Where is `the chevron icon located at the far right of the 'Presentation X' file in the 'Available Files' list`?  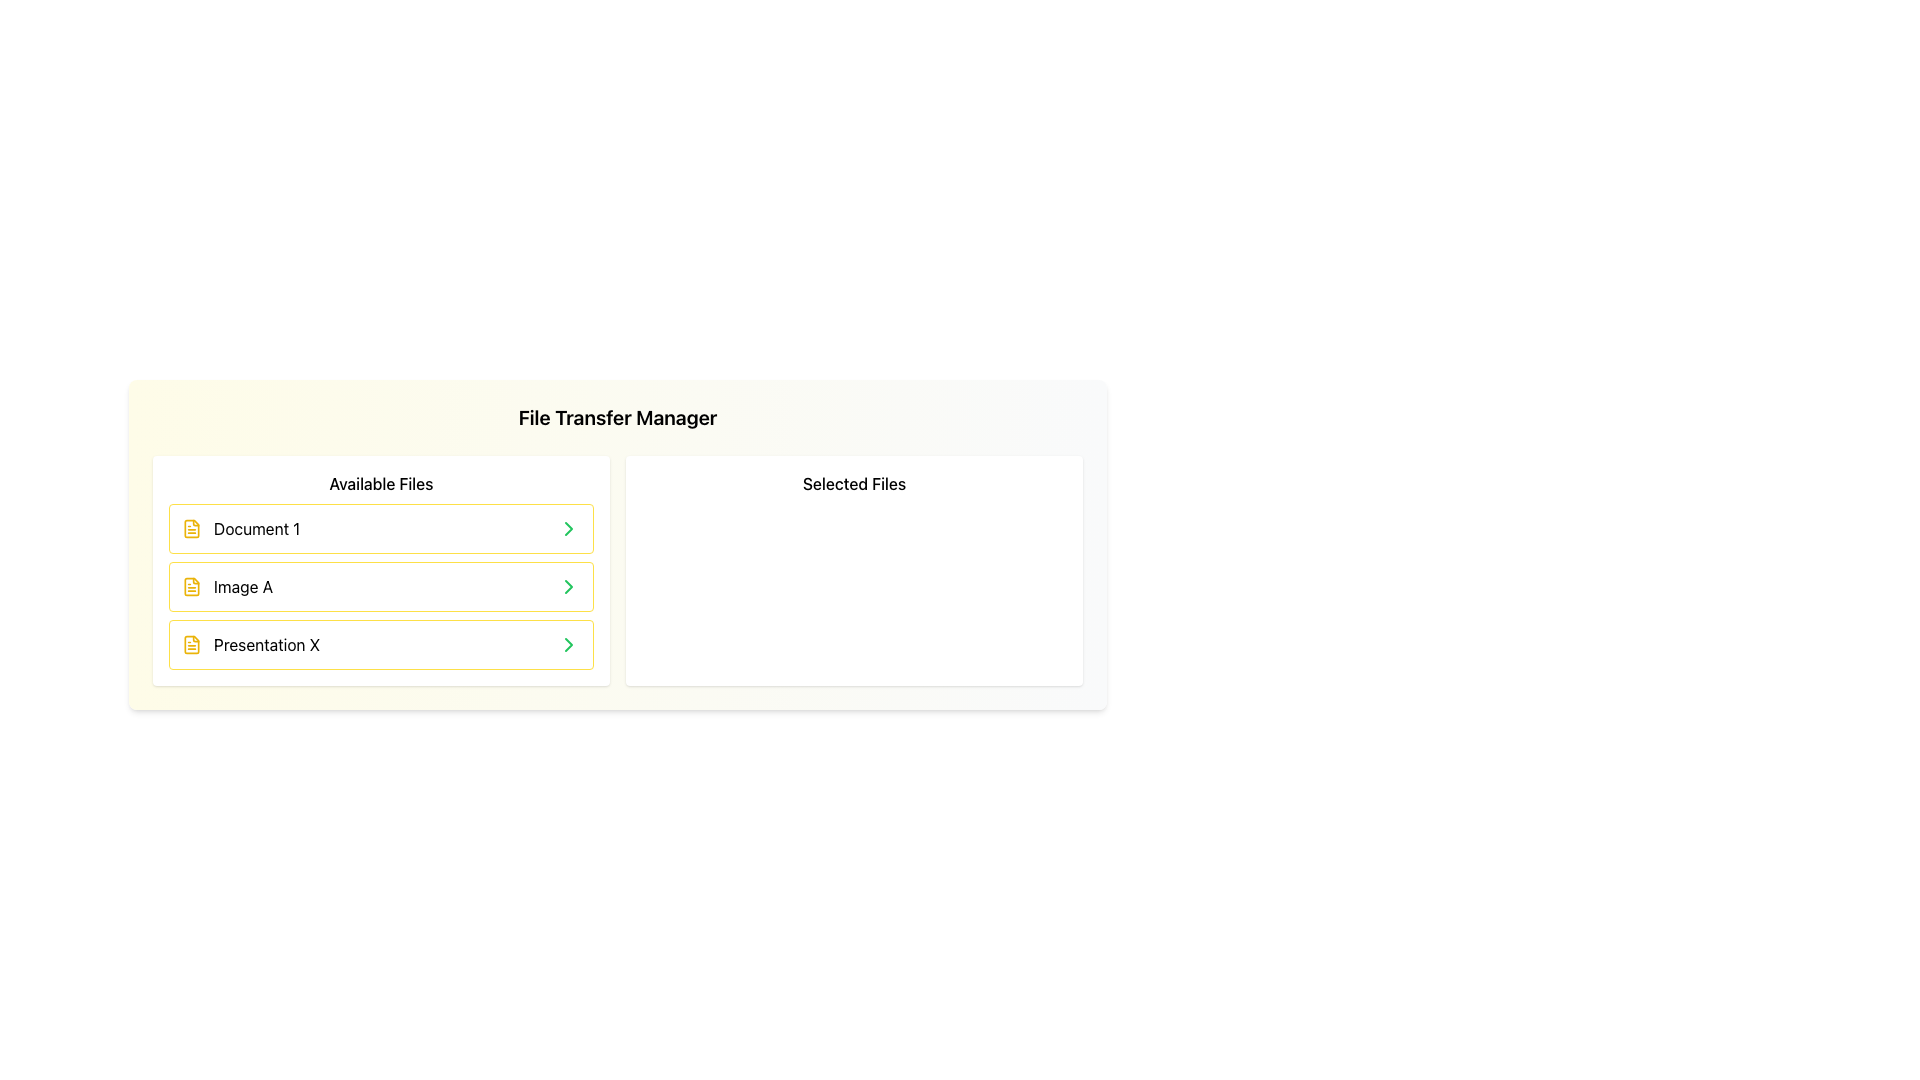 the chevron icon located at the far right of the 'Presentation X' file in the 'Available Files' list is located at coordinates (568, 644).